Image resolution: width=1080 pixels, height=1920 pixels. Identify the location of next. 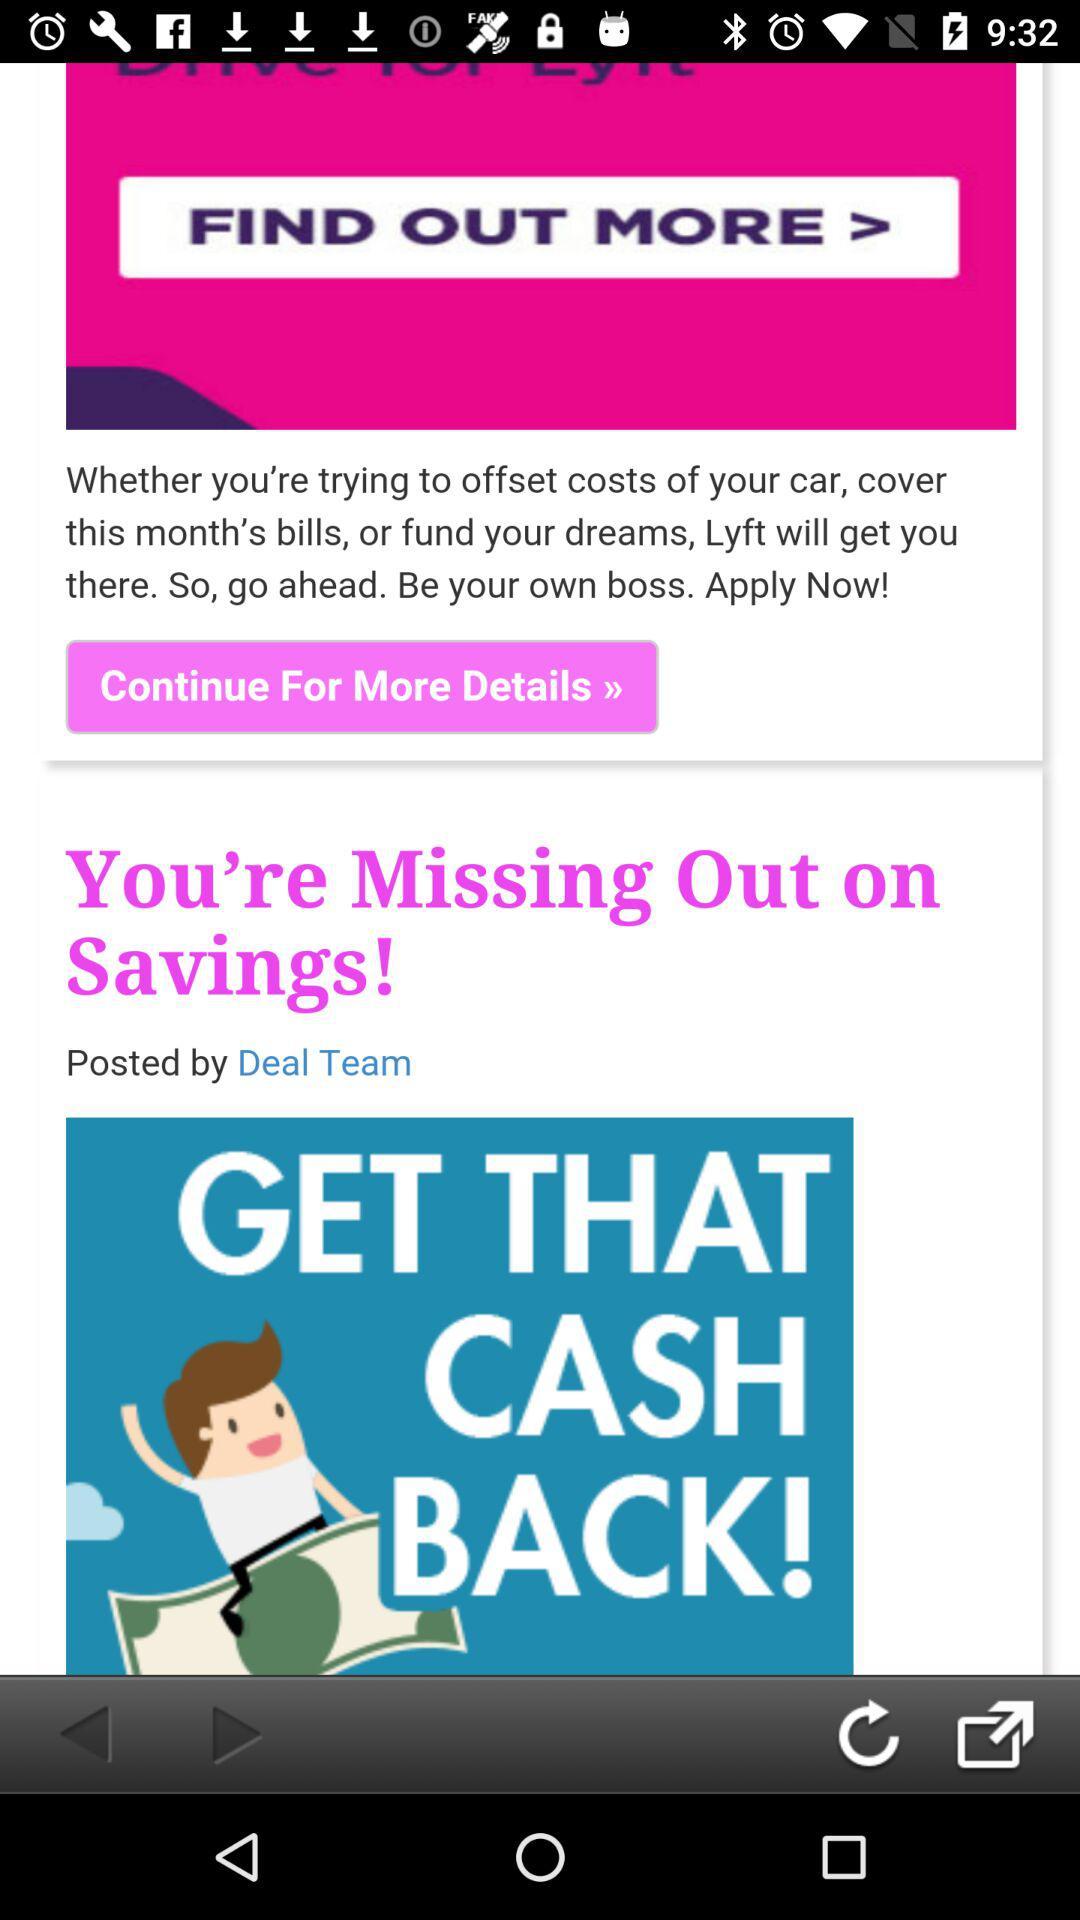
(204, 1733).